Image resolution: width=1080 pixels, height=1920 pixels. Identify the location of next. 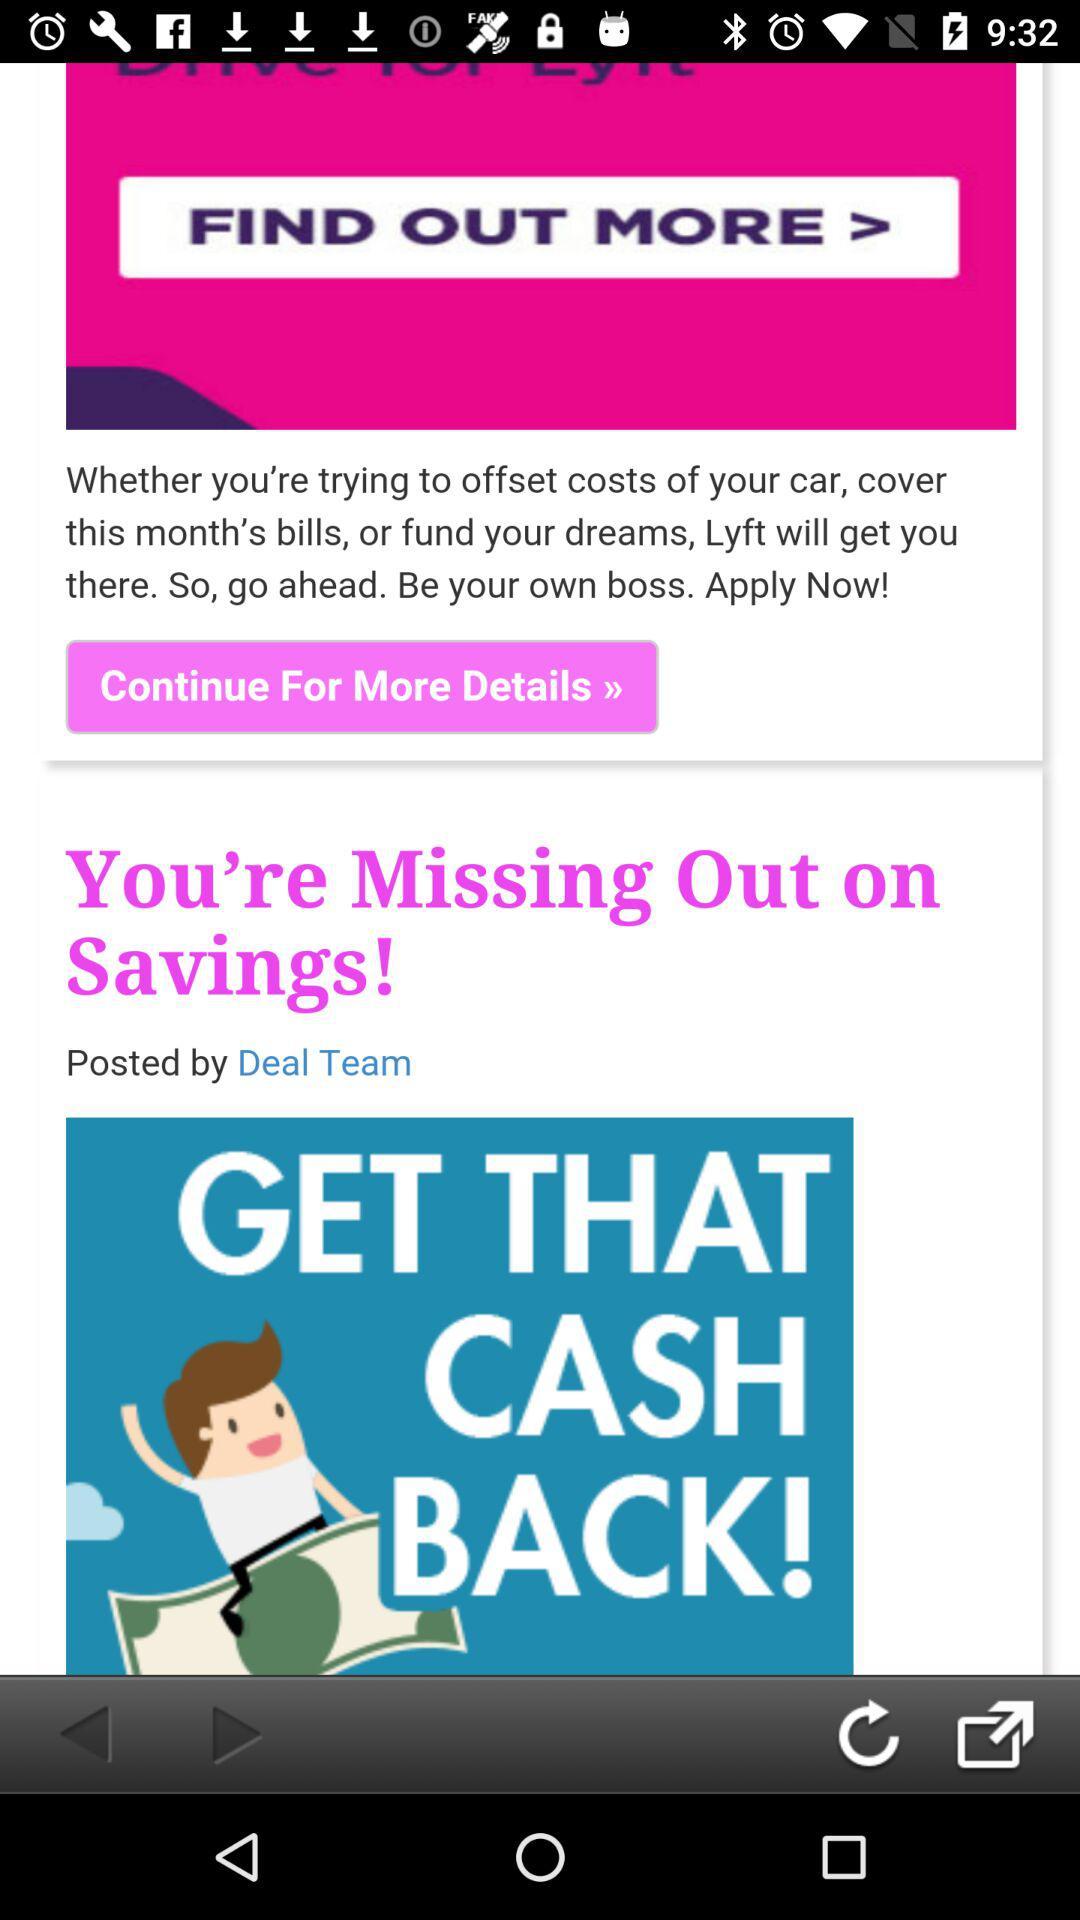
(204, 1733).